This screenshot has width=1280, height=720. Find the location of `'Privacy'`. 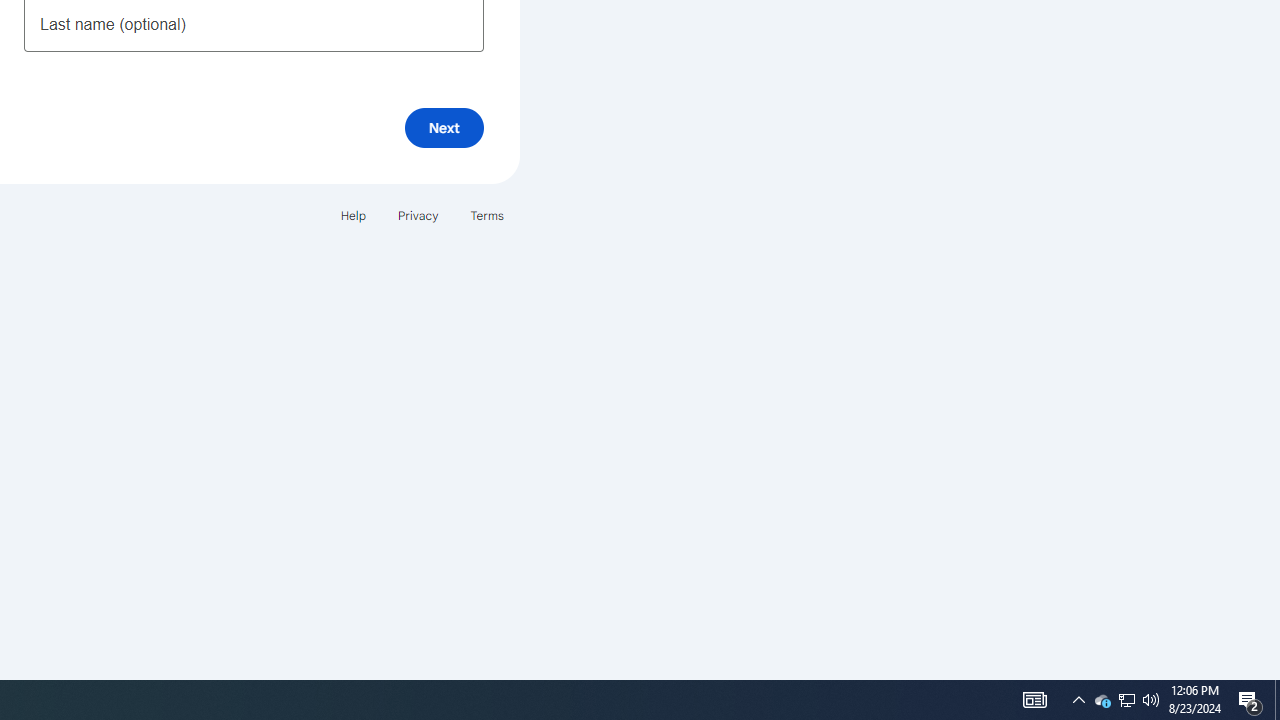

'Privacy' is located at coordinates (416, 215).